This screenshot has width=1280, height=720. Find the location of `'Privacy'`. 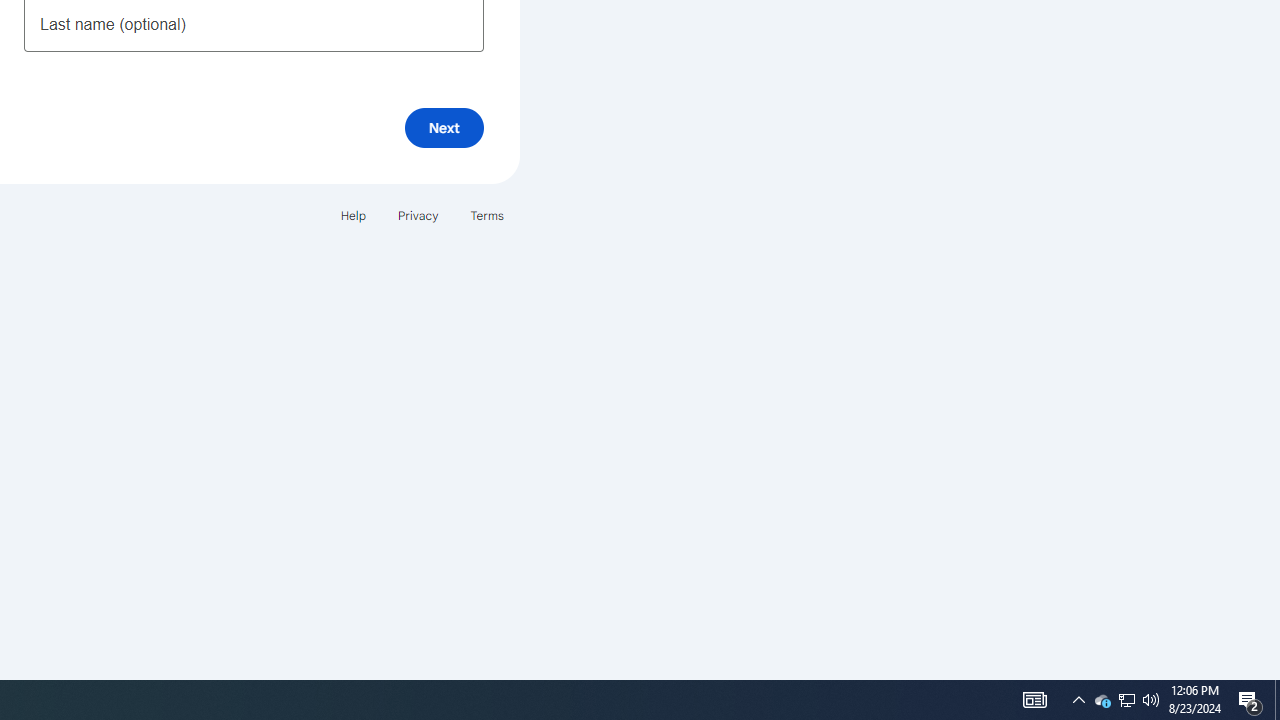

'Privacy' is located at coordinates (416, 215).